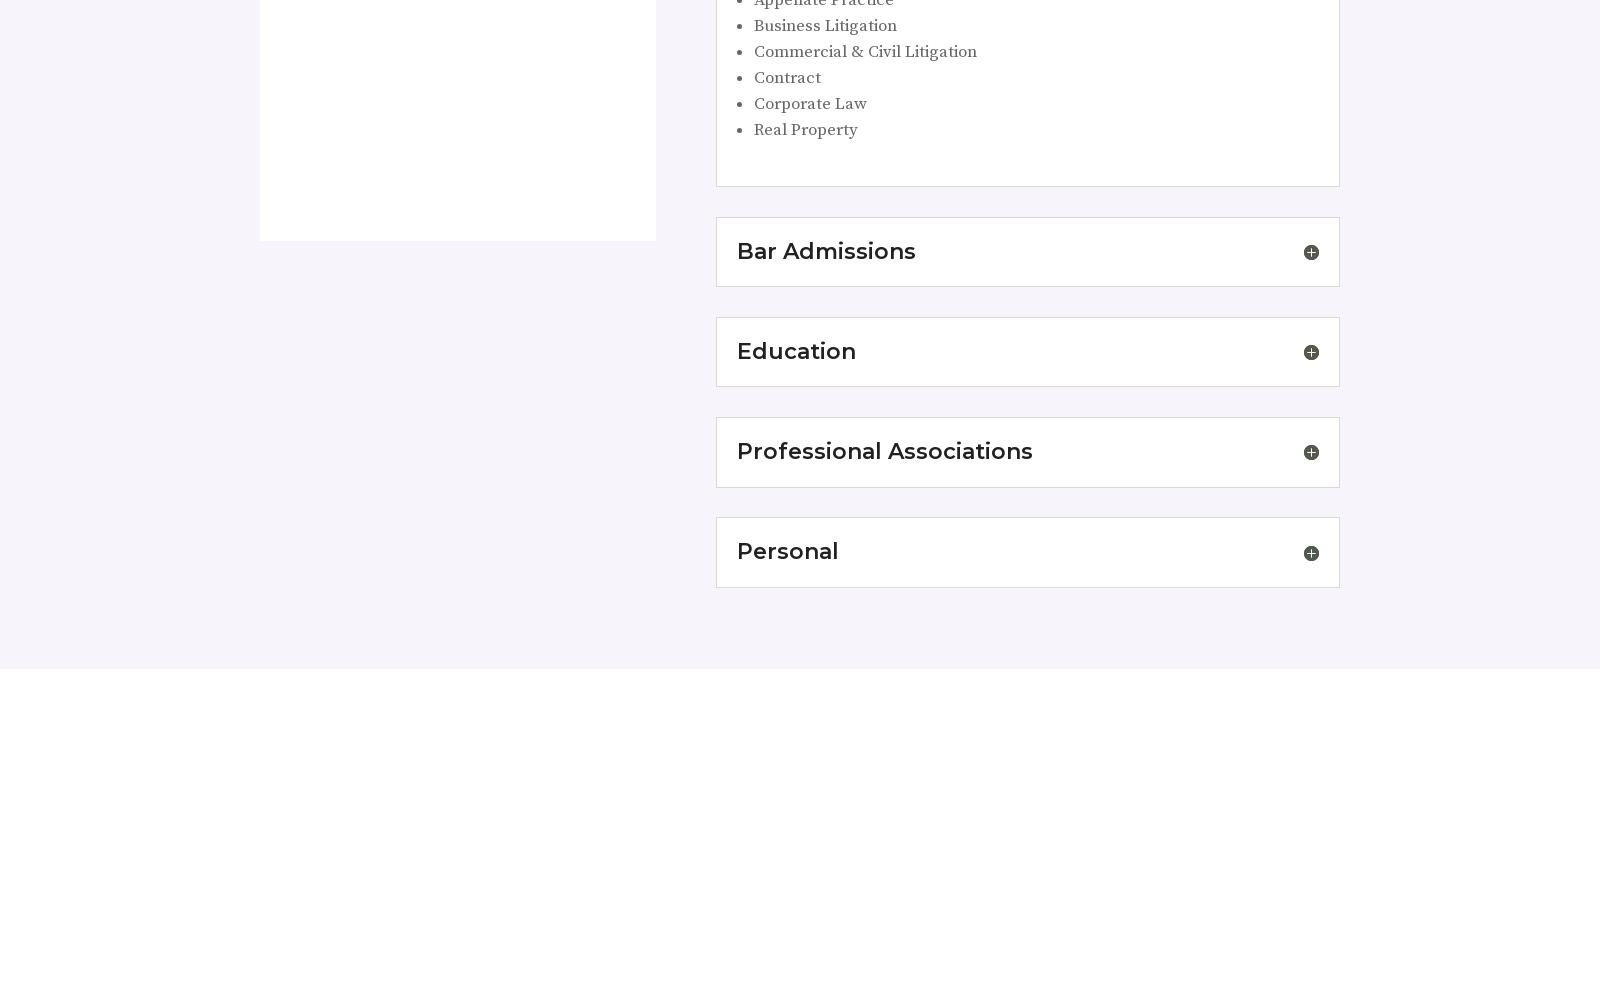 The height and width of the screenshot is (1004, 1600). I want to click on 'Commercial & Civil Litigation', so click(752, 51).